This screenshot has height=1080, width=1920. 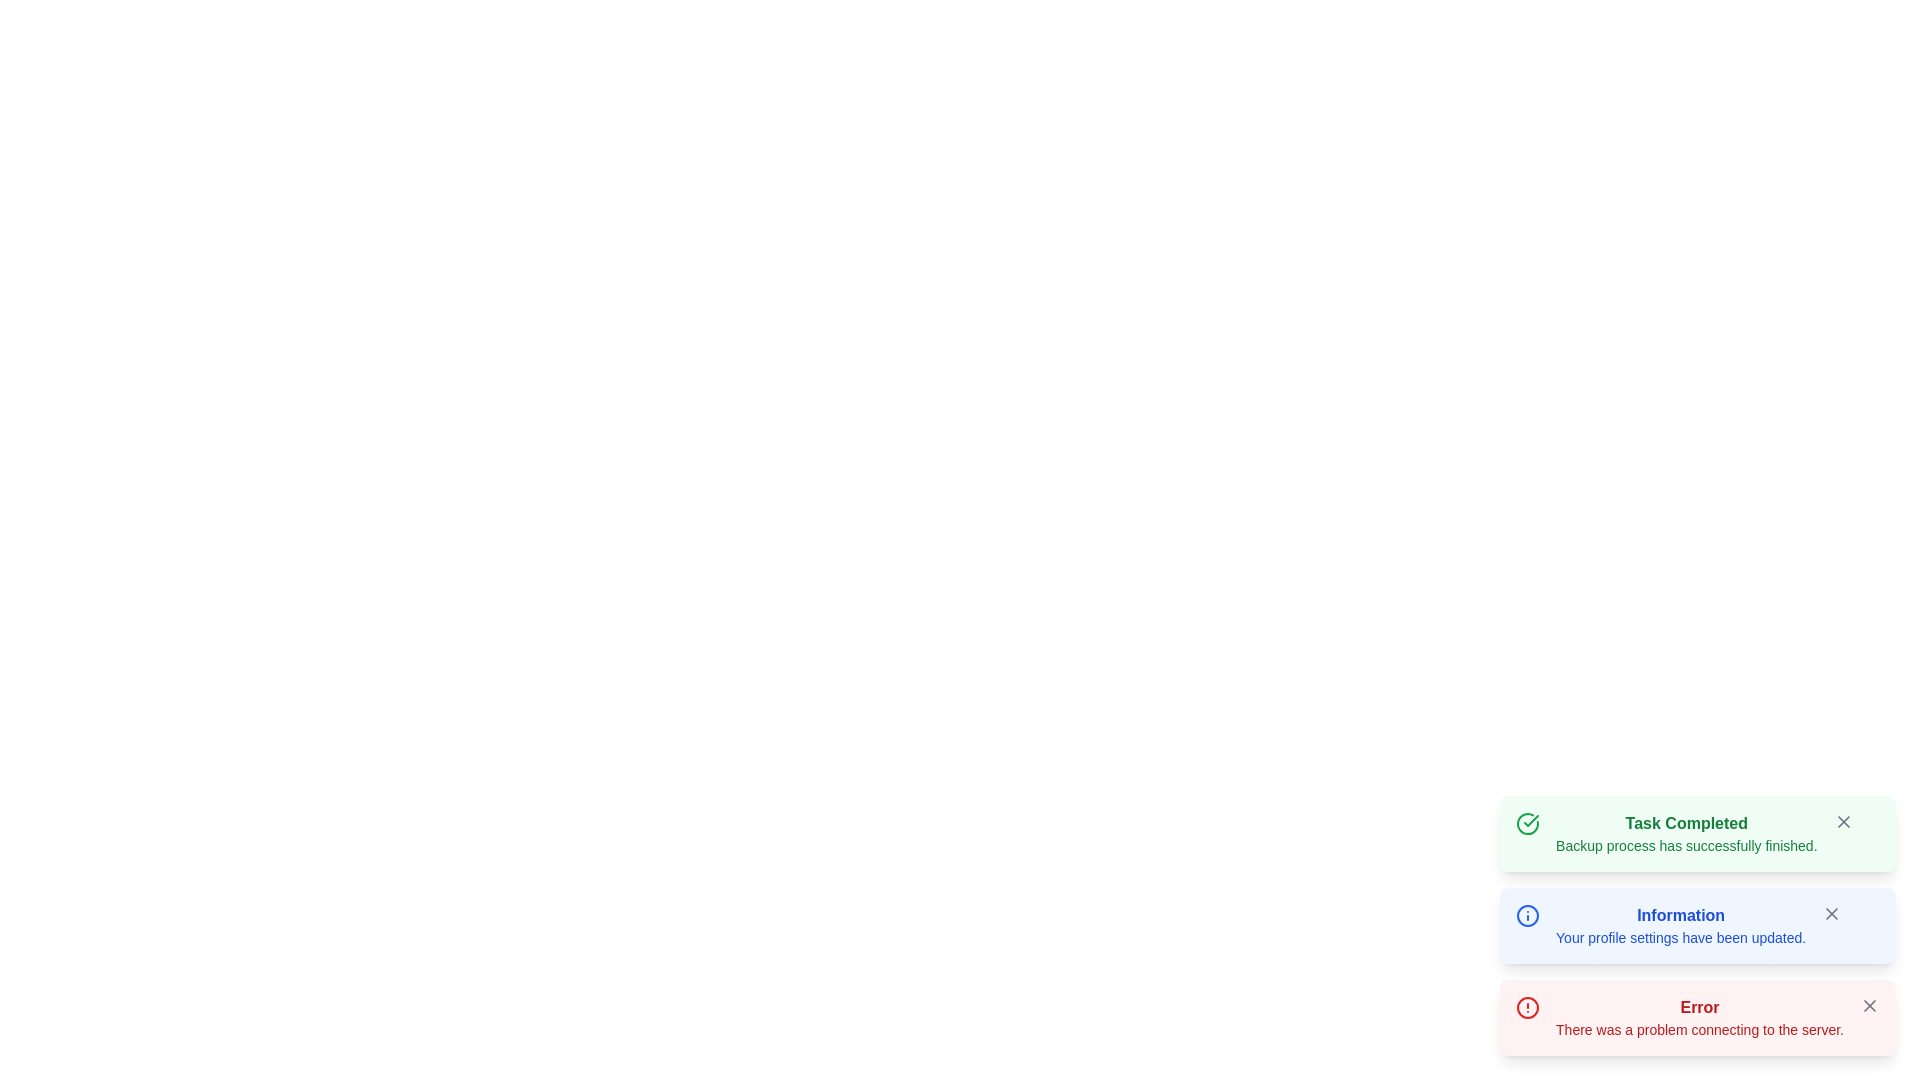 I want to click on the circular outline styled in green that forms part of the 'Task Completed' notification card's checkmark icon, so click(x=1527, y=824).